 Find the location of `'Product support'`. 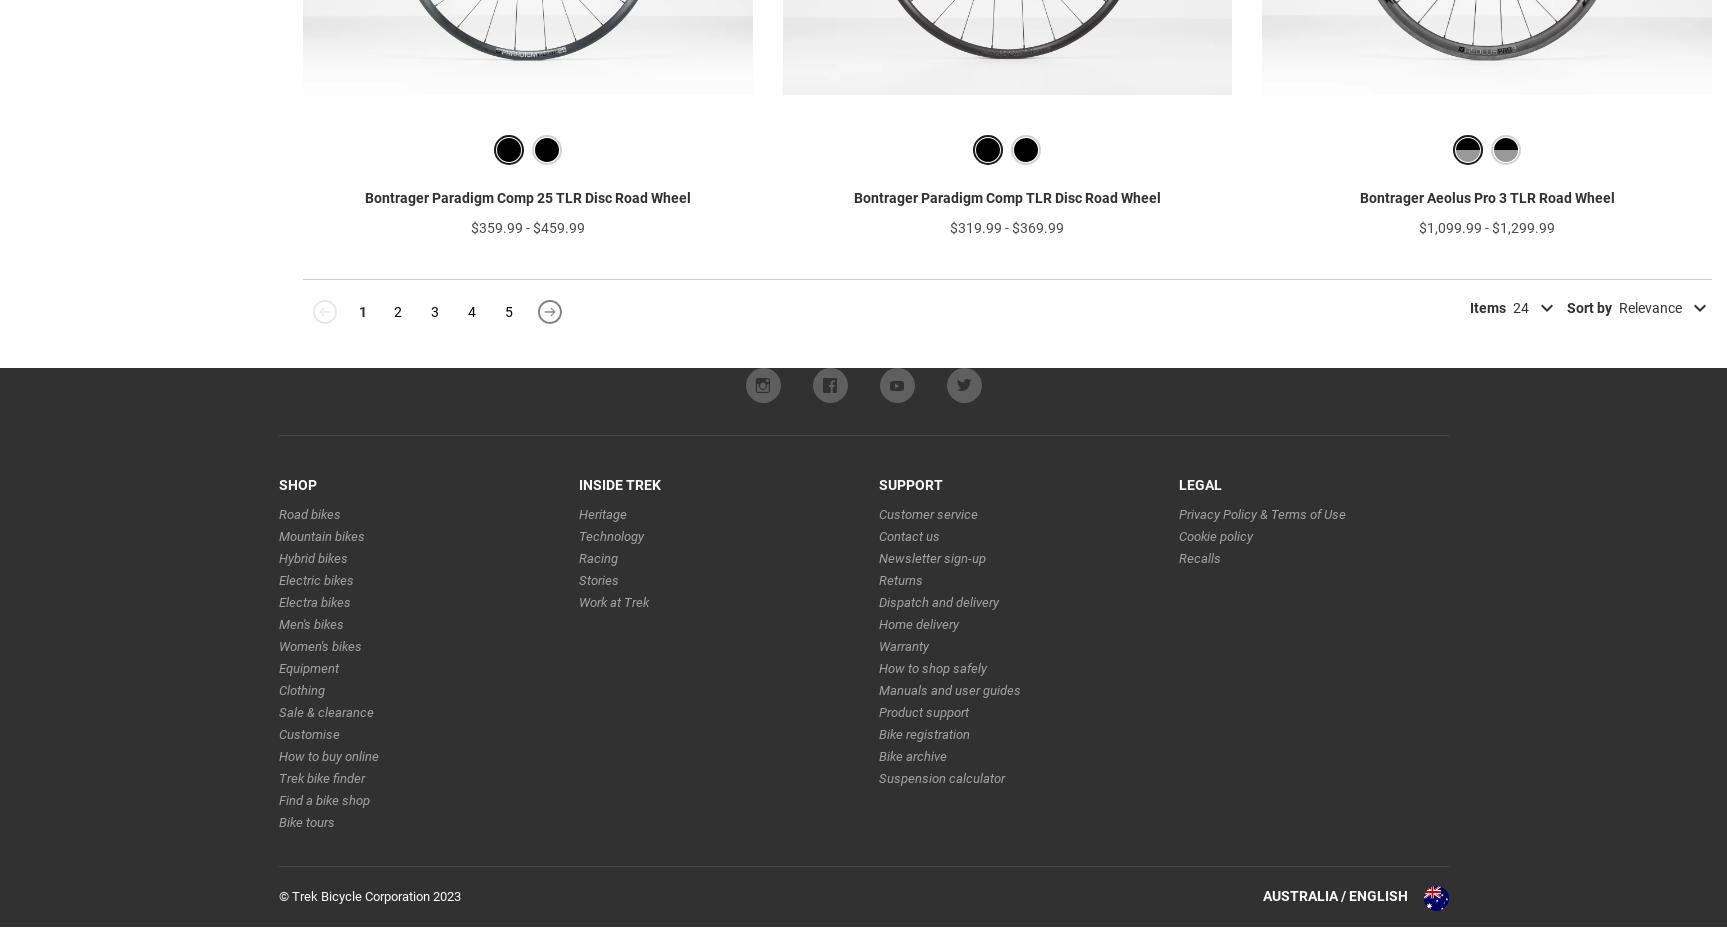

'Product support' is located at coordinates (922, 742).